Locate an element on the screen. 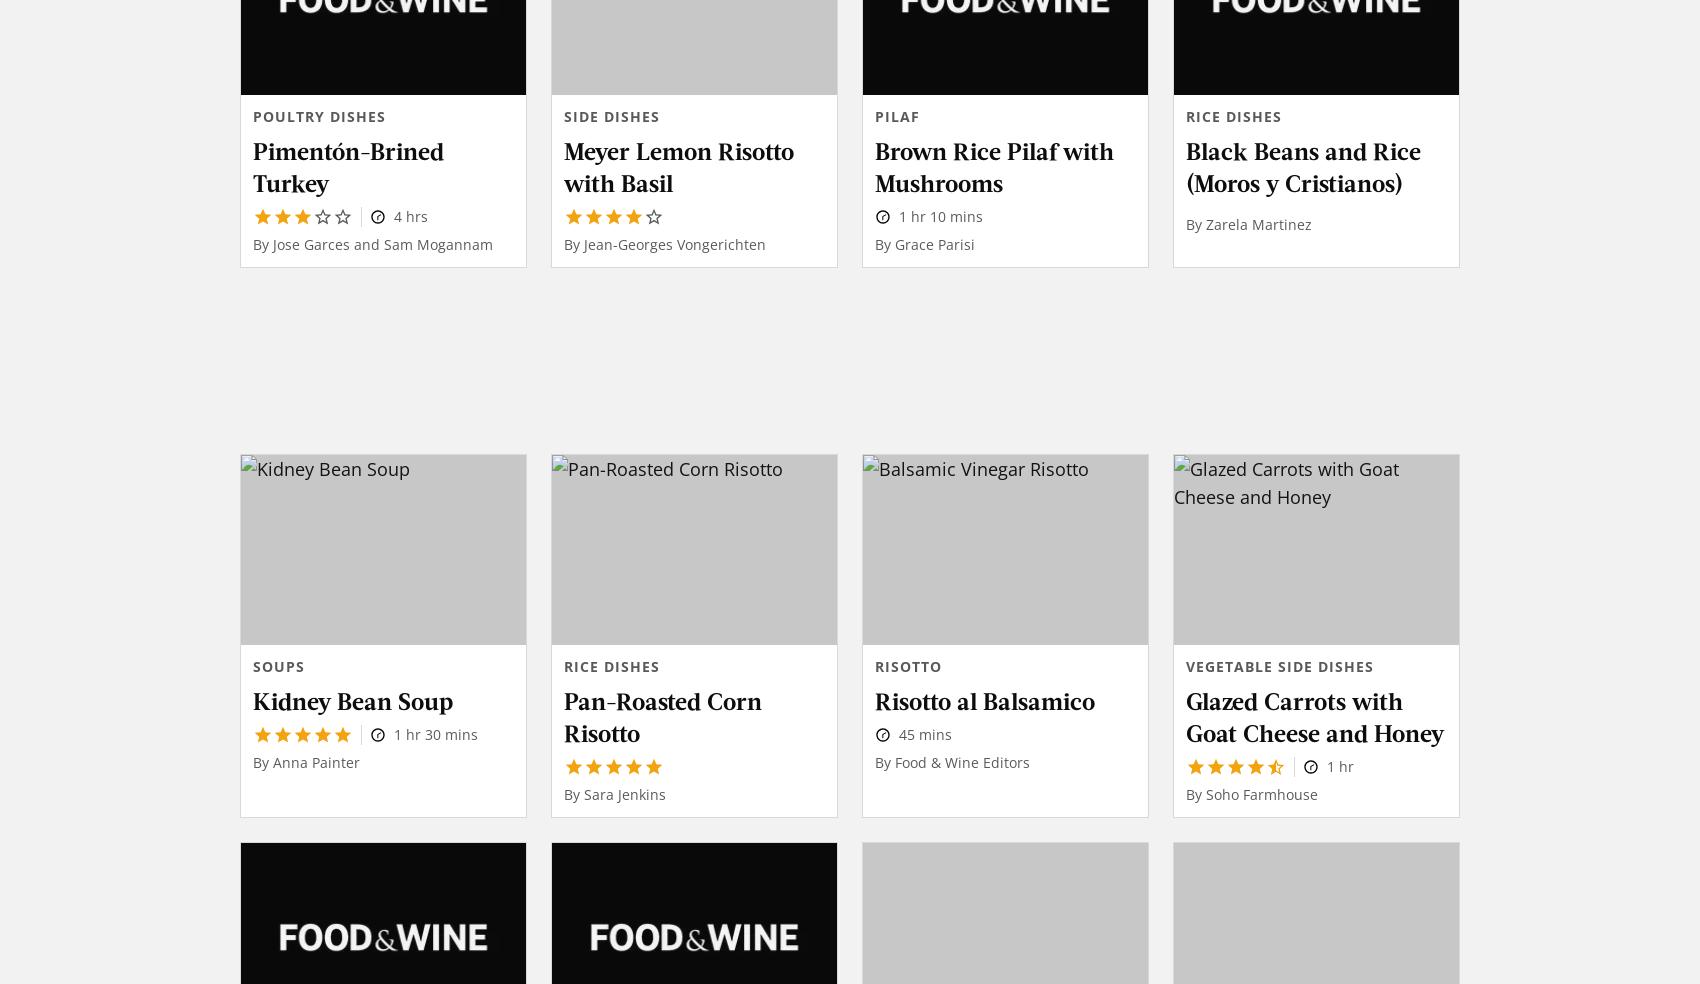 The width and height of the screenshot is (1700, 984). '1 hr 10 mins' is located at coordinates (940, 215).